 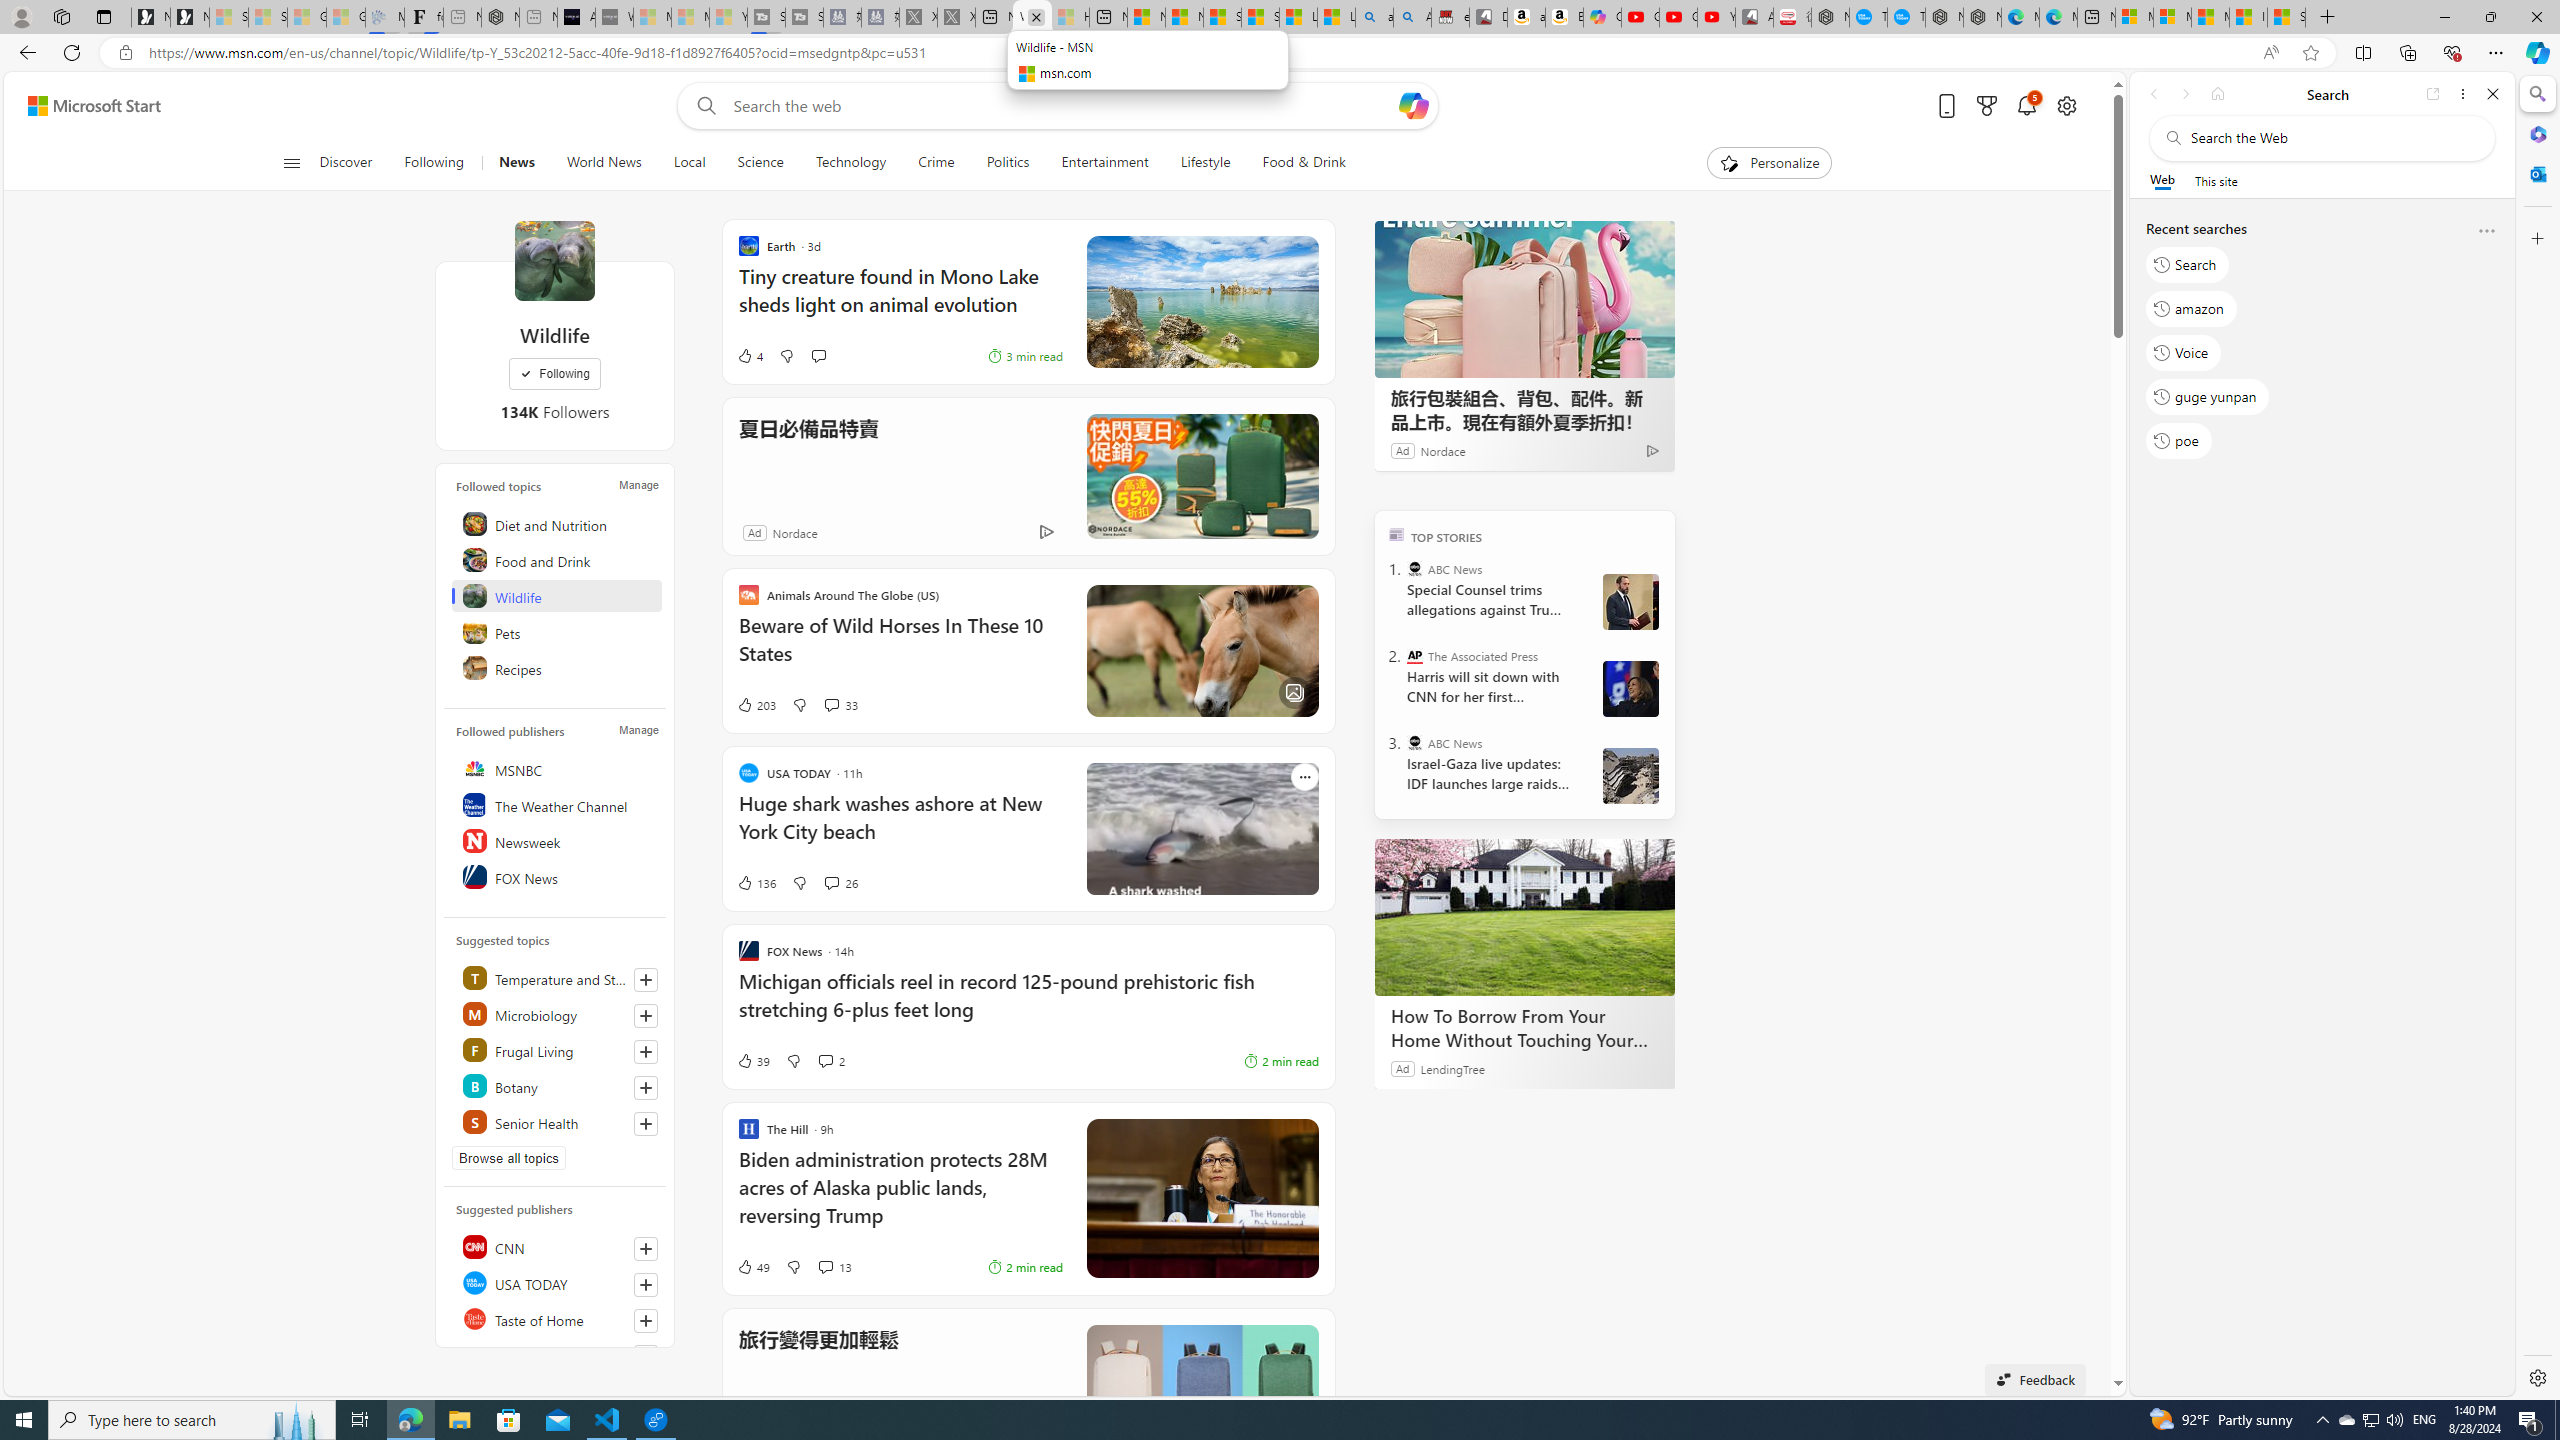 I want to click on 'View comments 33 Comment', so click(x=829, y=704).